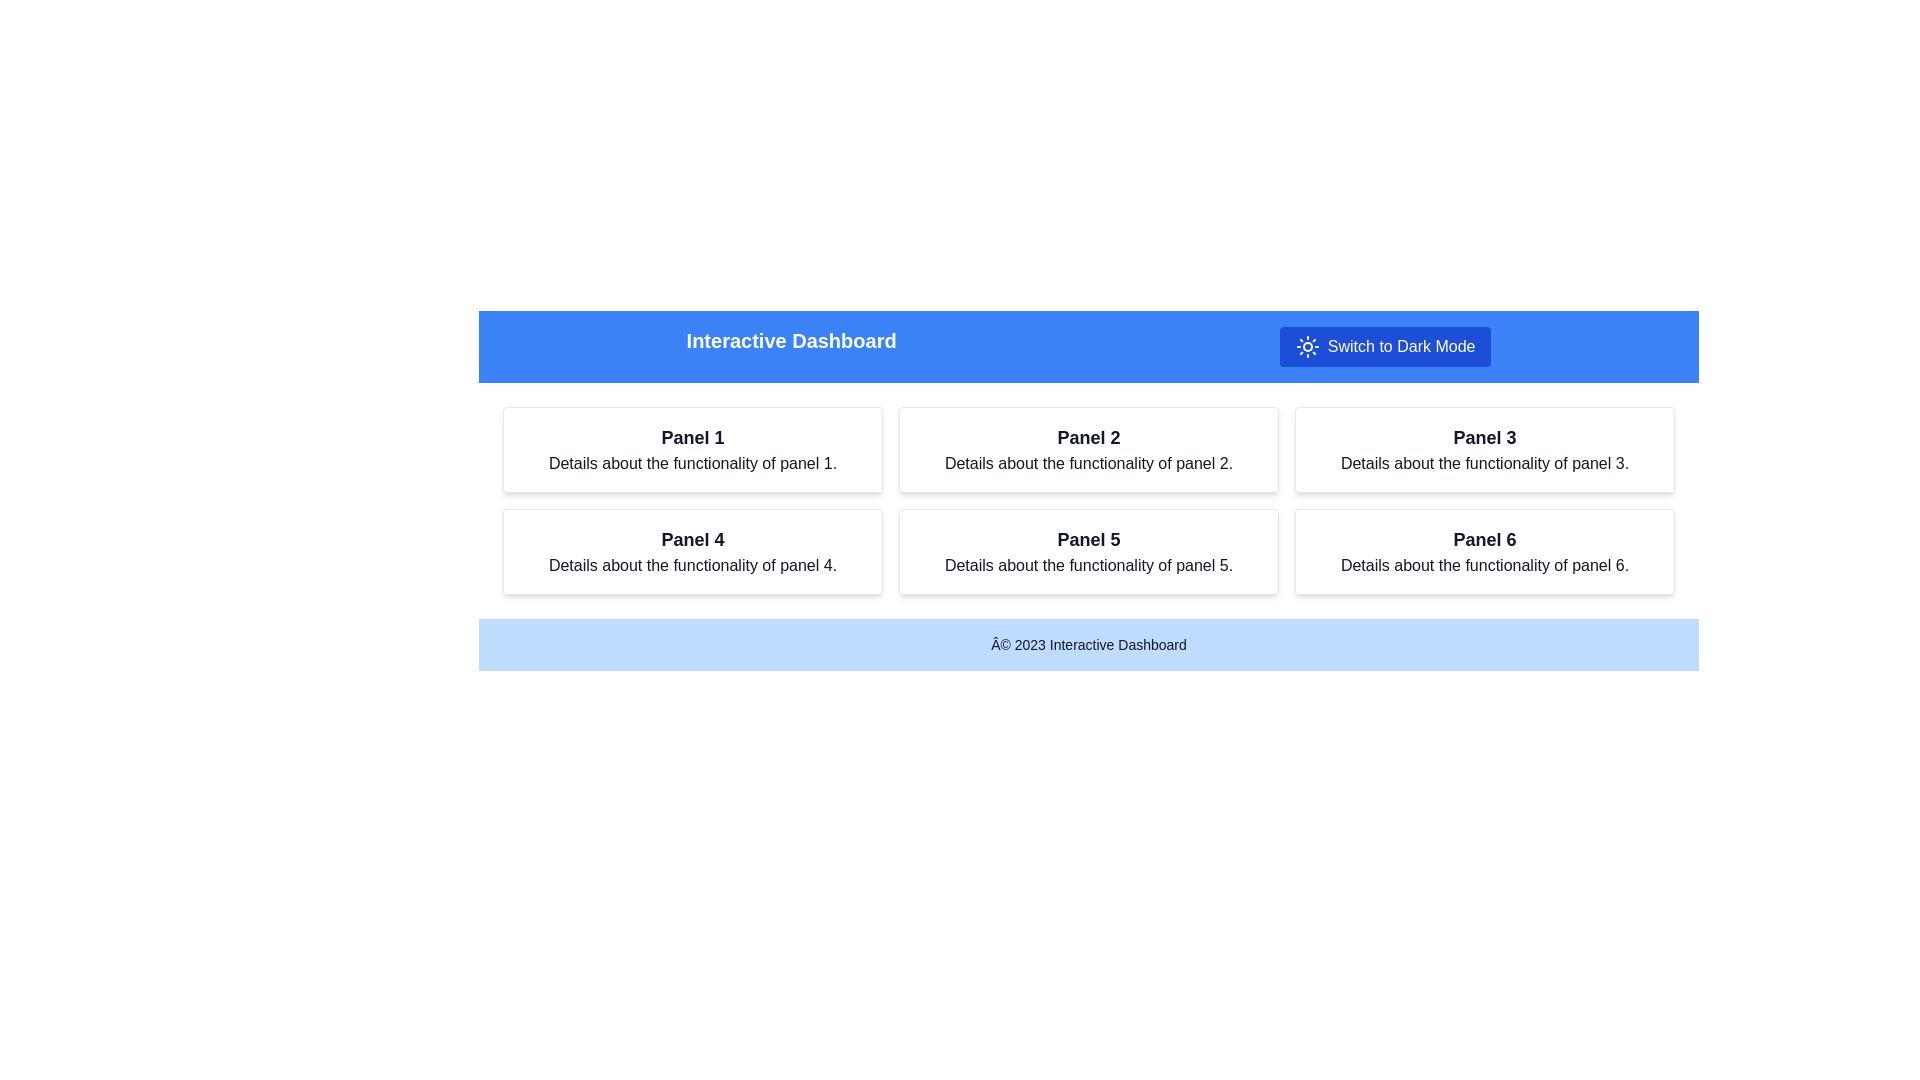 This screenshot has width=1920, height=1080. What do you see at coordinates (1088, 566) in the screenshot?
I see `descriptive text element for 'Panel 5', which is located in the center panel of the second row in a grid layout, positioned below its heading` at bounding box center [1088, 566].